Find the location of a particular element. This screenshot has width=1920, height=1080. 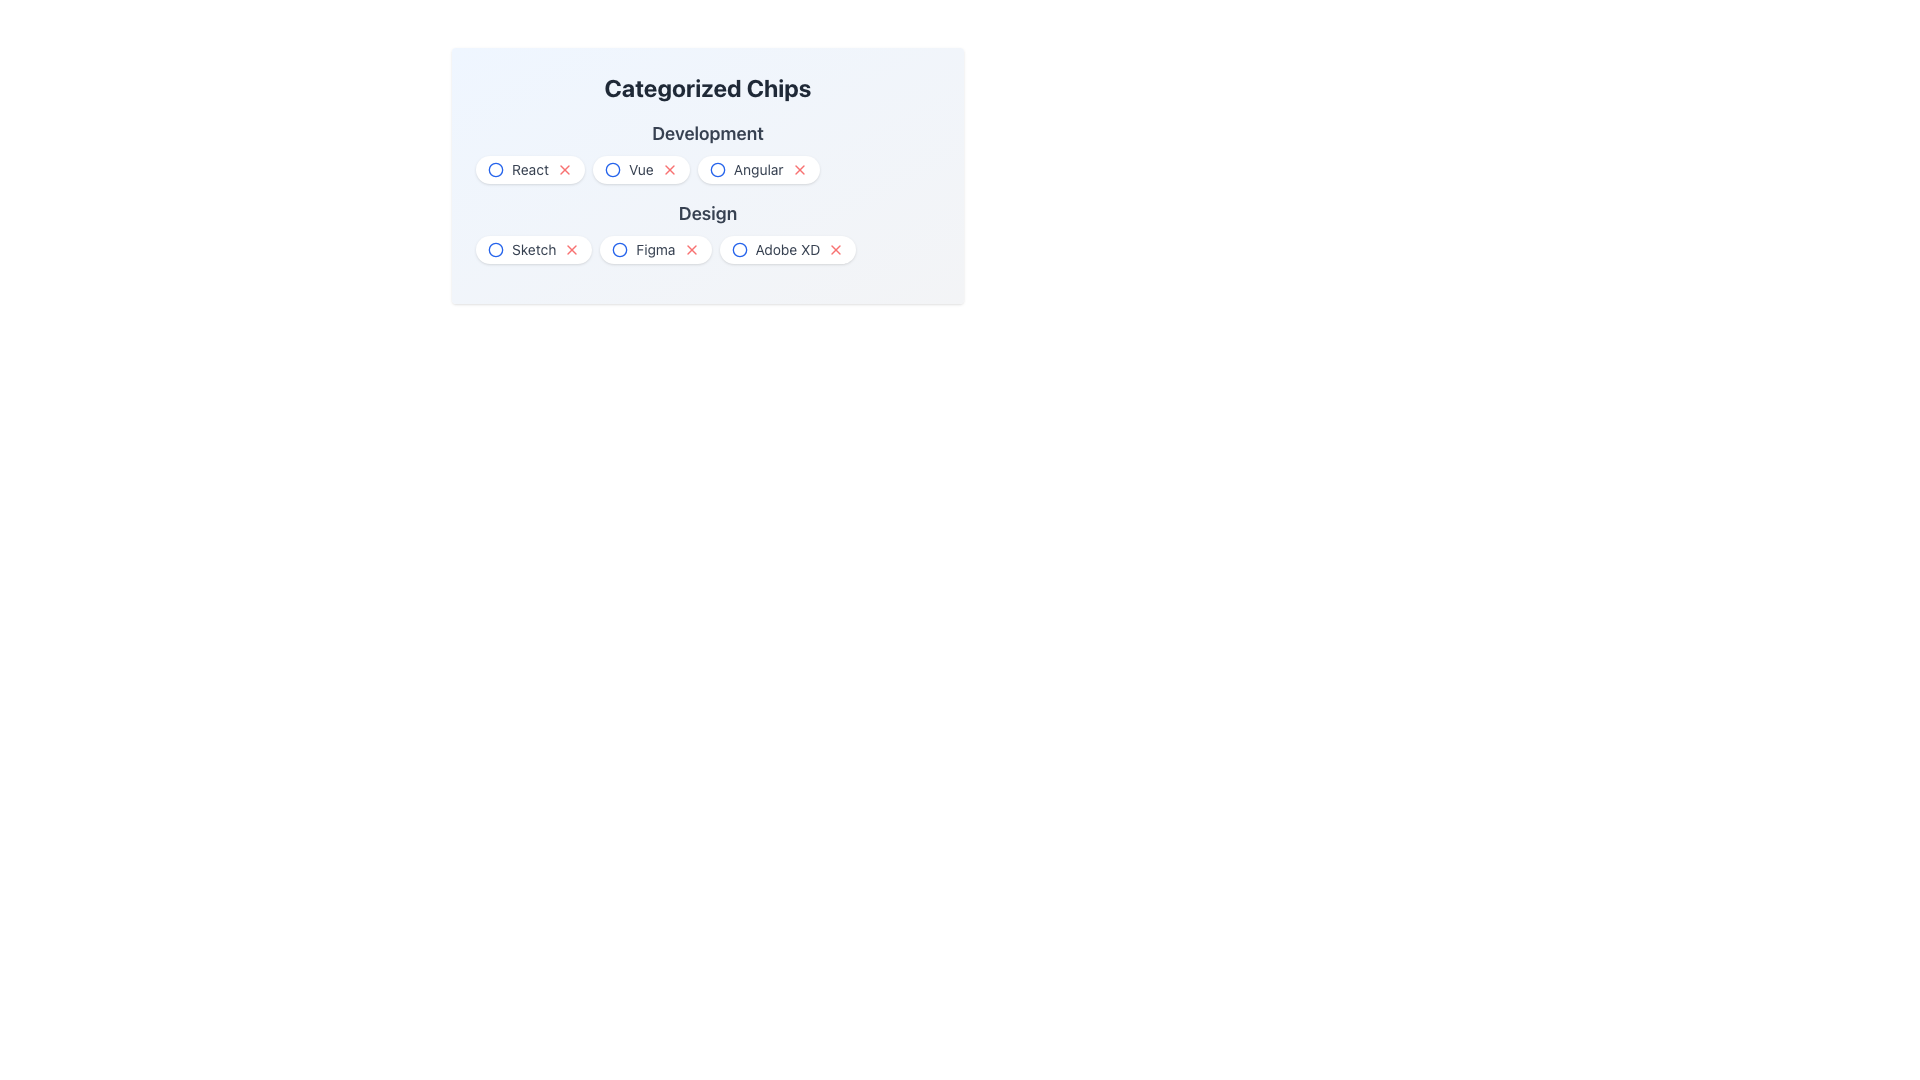

circular graphic with a blue border located within the 'Angular' button in the 'Development' category of the 'Categorized Chips' interface is located at coordinates (717, 168).